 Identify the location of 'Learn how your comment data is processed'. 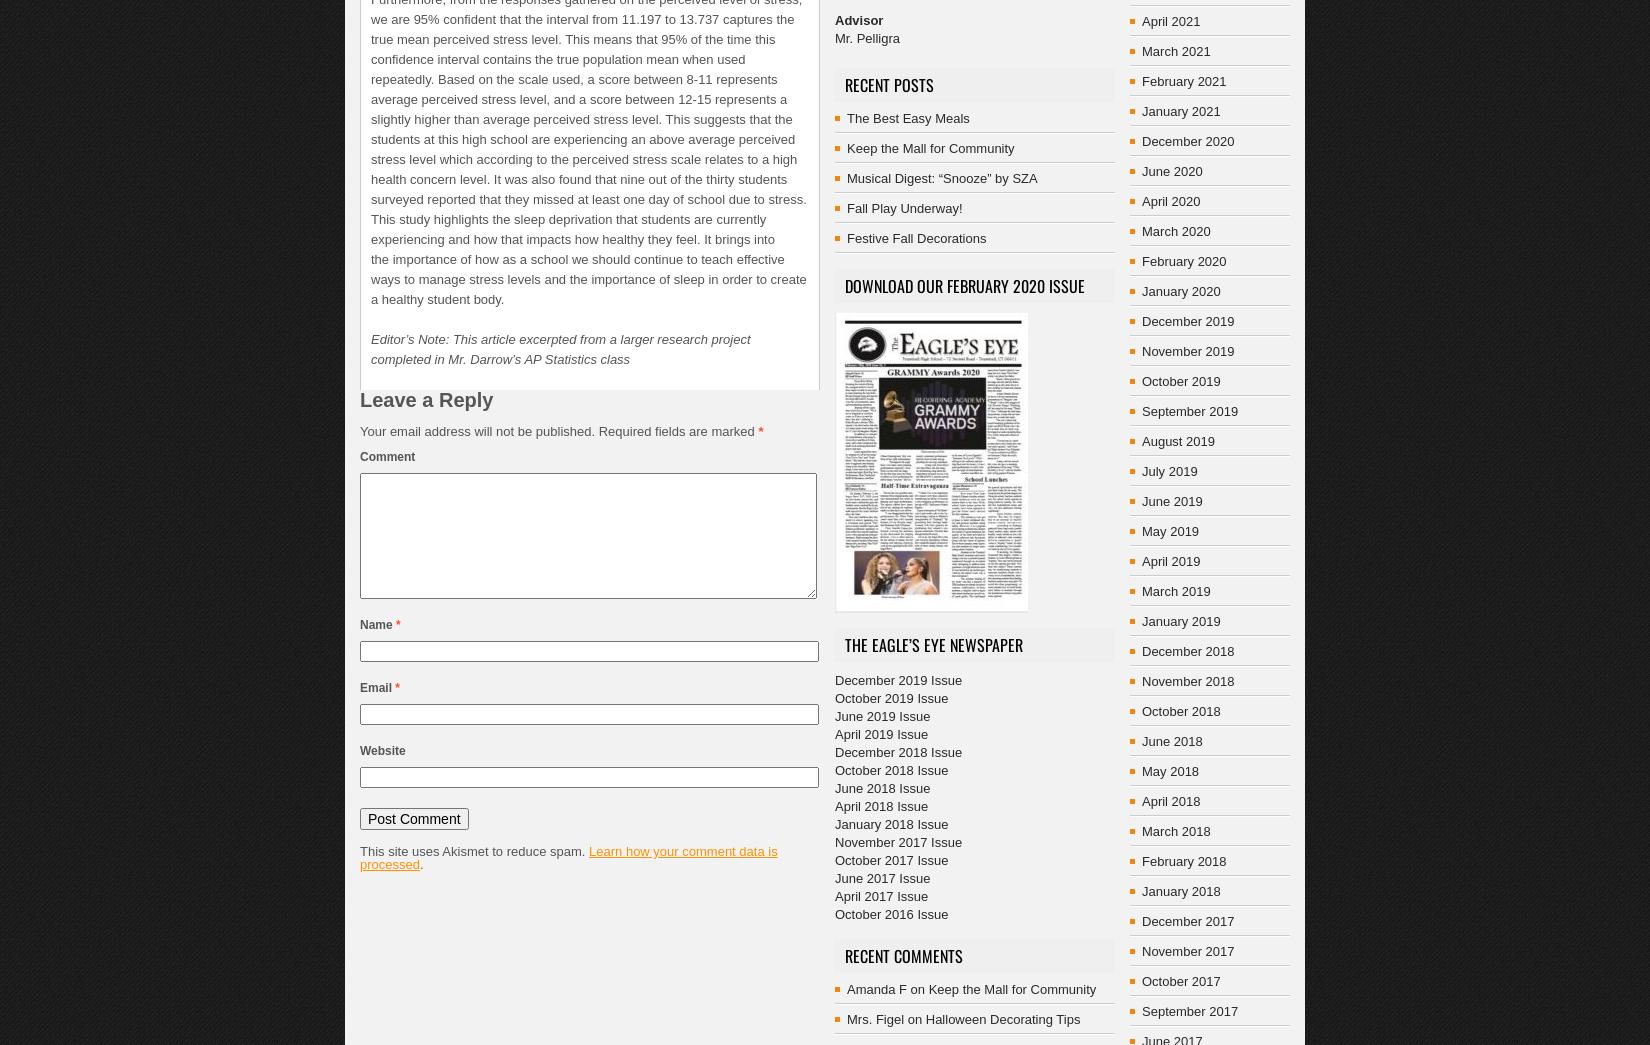
(567, 857).